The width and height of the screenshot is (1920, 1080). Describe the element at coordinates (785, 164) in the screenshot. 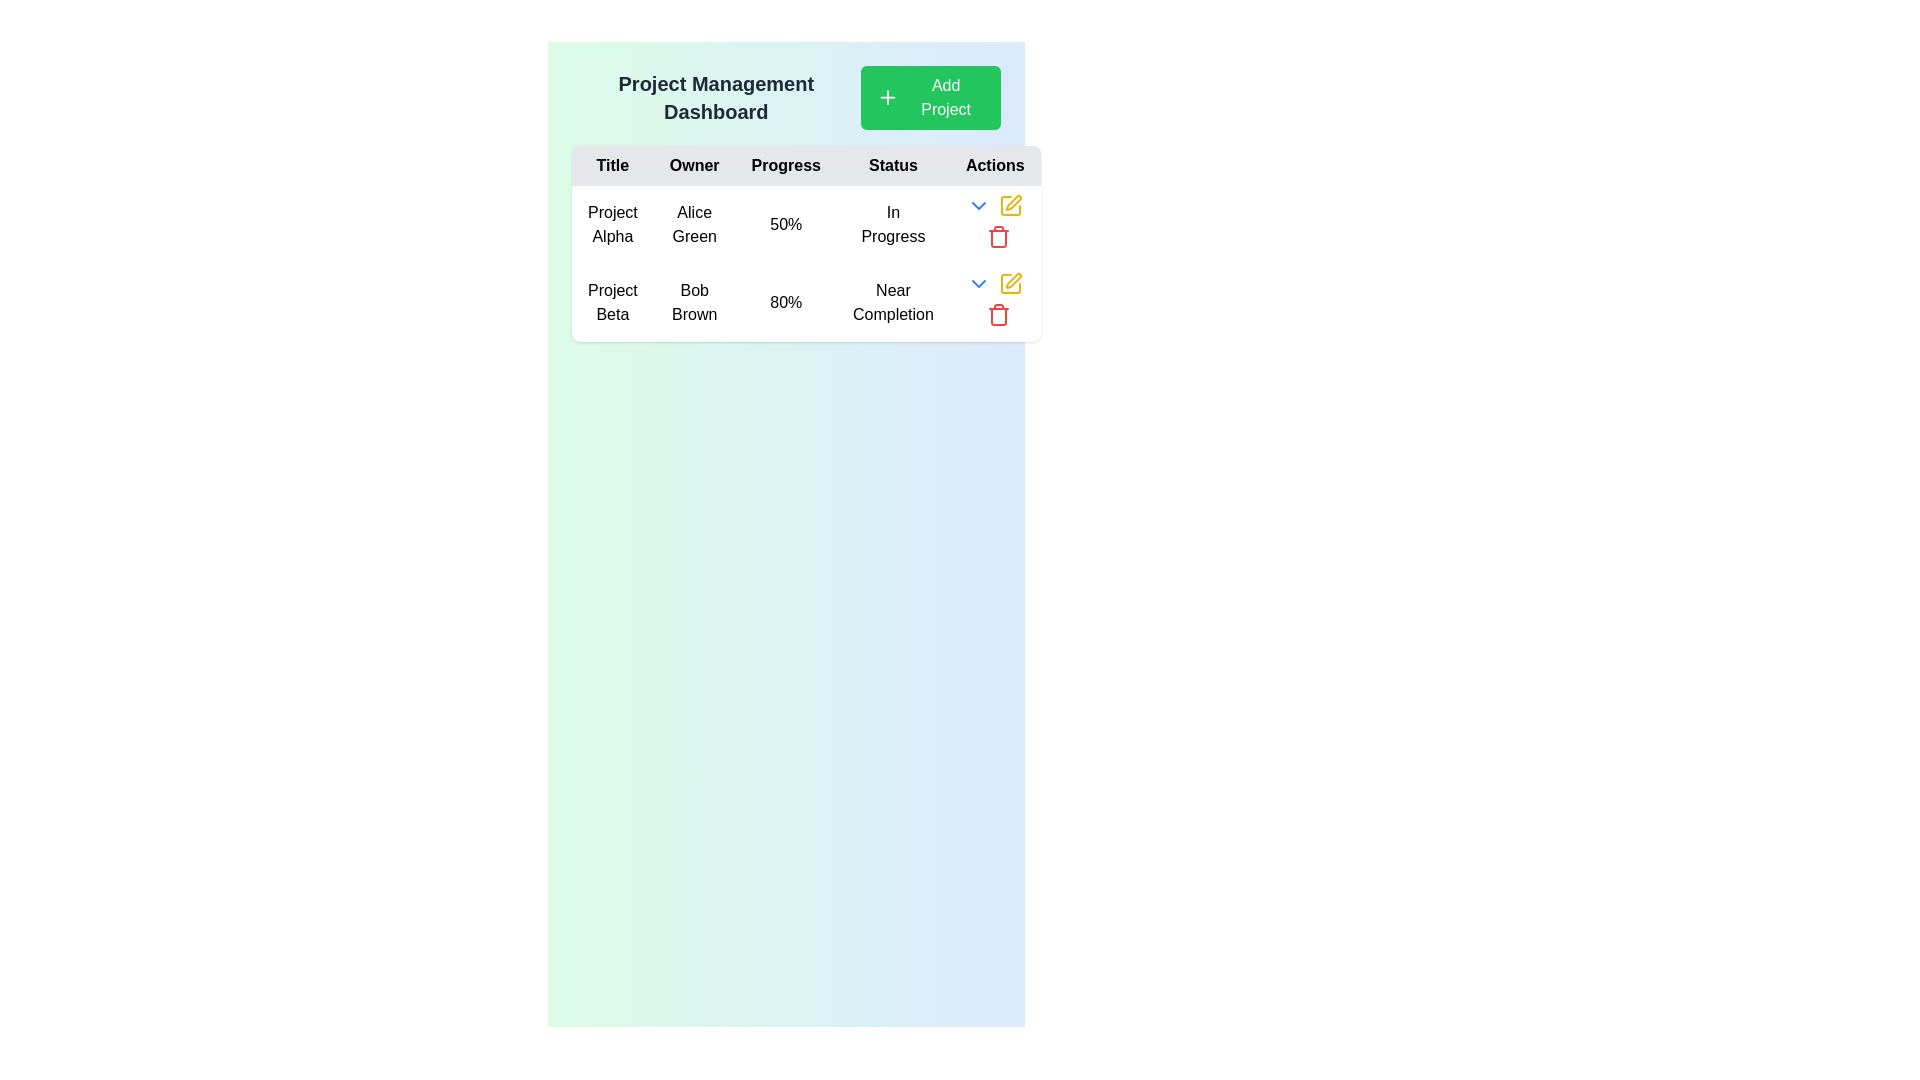

I see `the 'Progress' header in the table, which is the third element in the row, positioned between 'Owner' and 'Status'` at that location.